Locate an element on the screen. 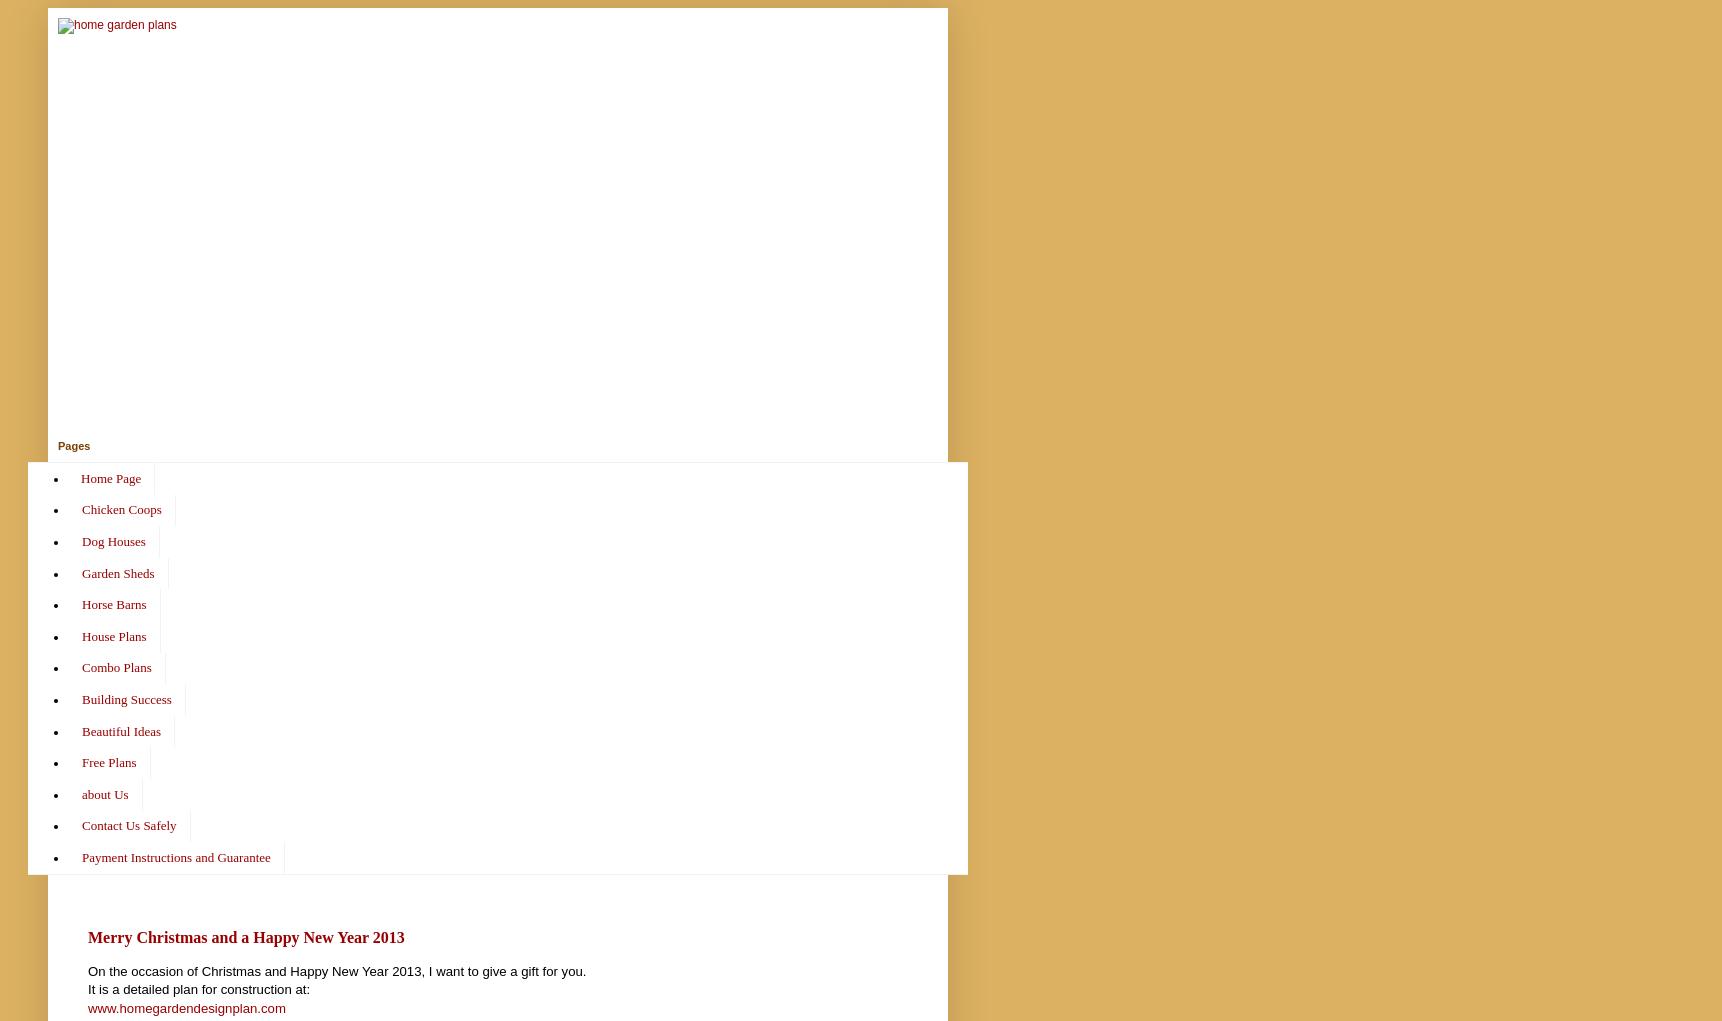 This screenshot has height=1021, width=1722. 'Merry Christmas and a Happy New Year 2013' is located at coordinates (86, 936).